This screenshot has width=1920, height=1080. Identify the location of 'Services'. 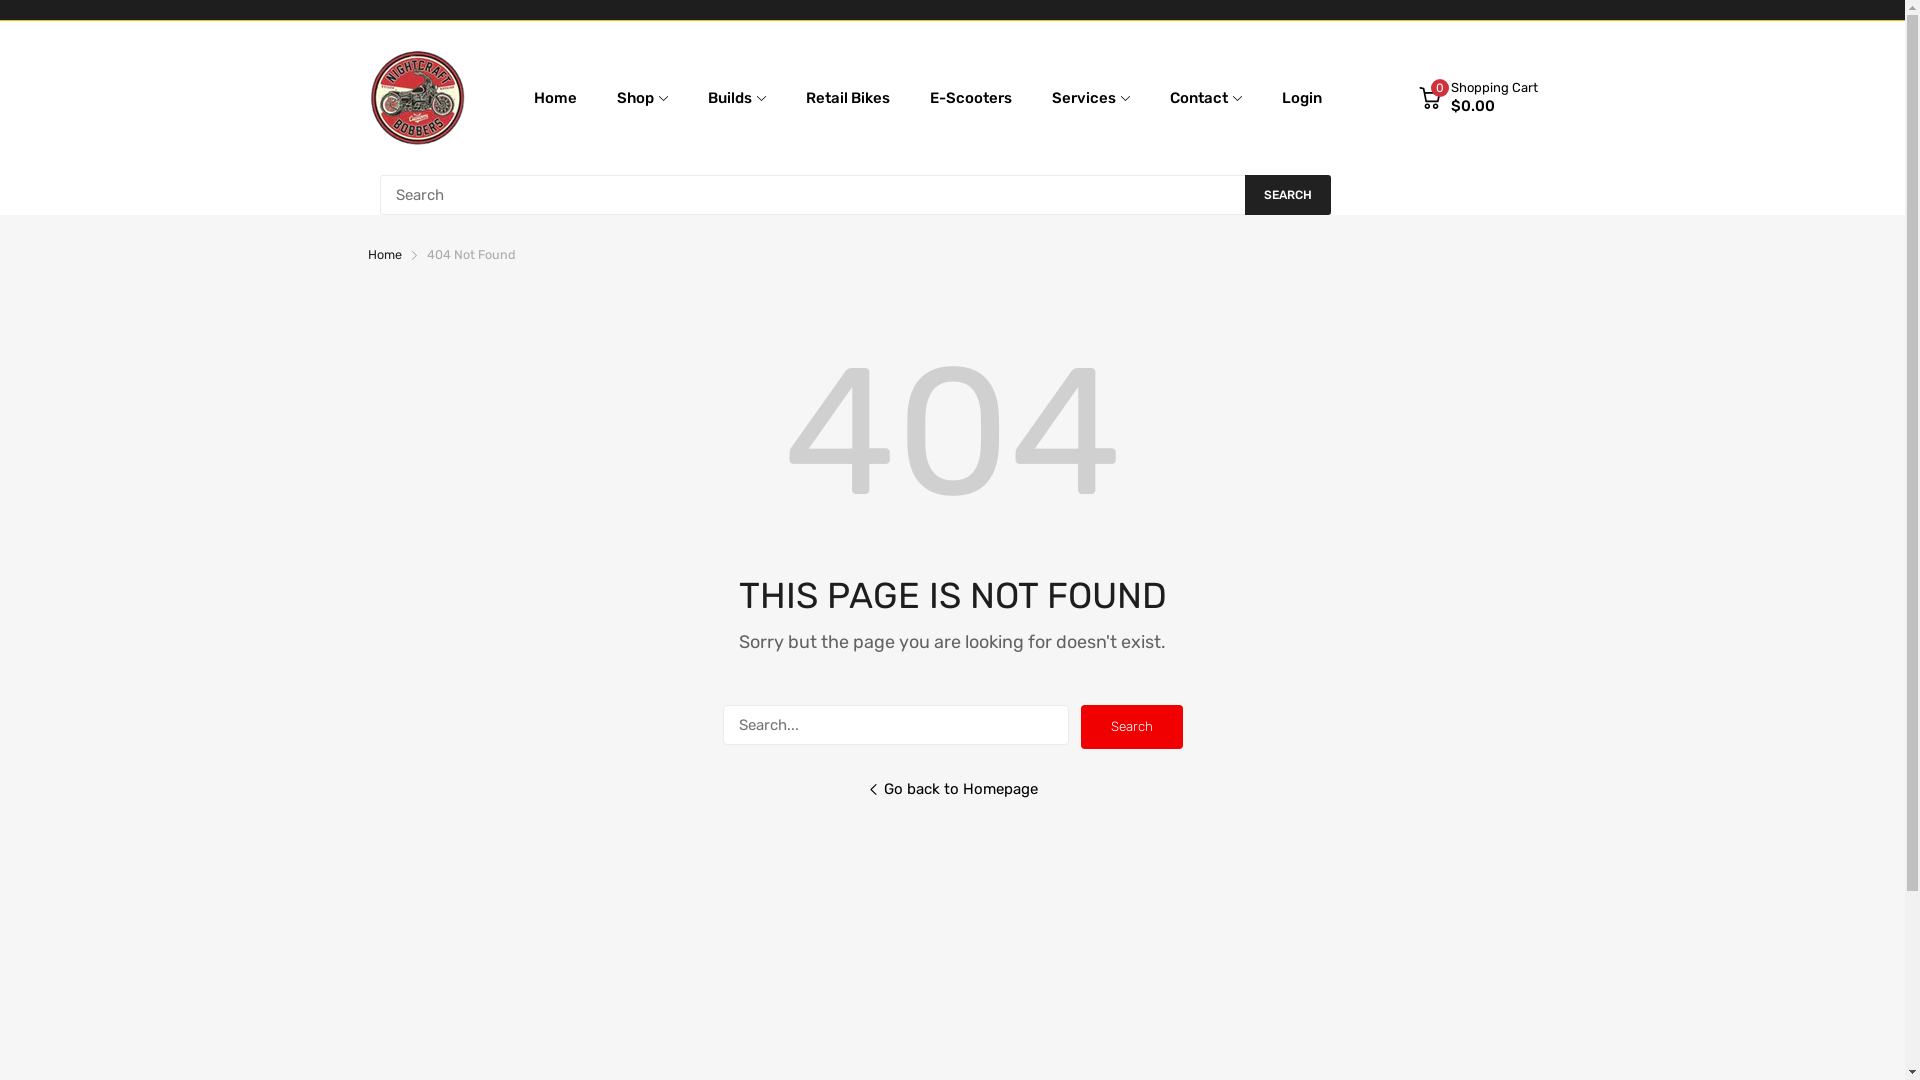
(1083, 97).